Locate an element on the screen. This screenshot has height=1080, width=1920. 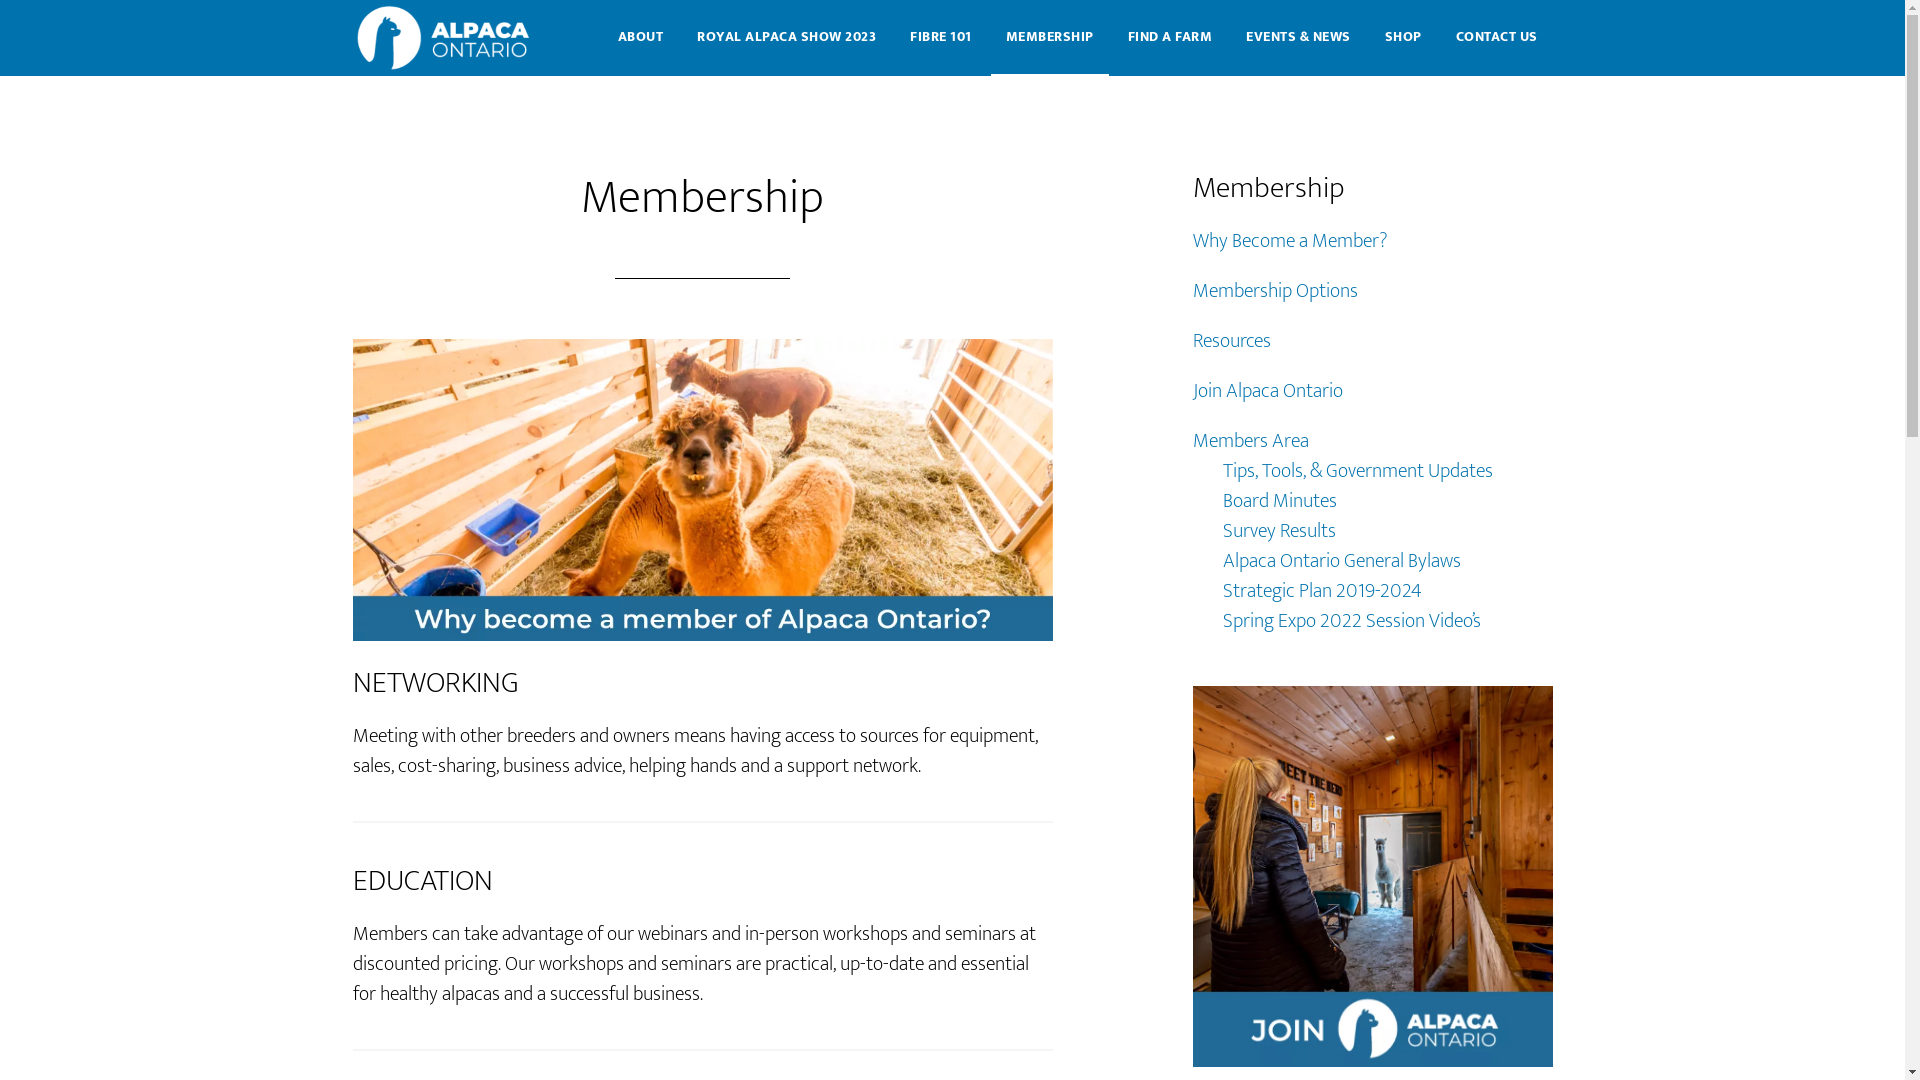
'ALPACA ONTARIO' is located at coordinates (445, 38).